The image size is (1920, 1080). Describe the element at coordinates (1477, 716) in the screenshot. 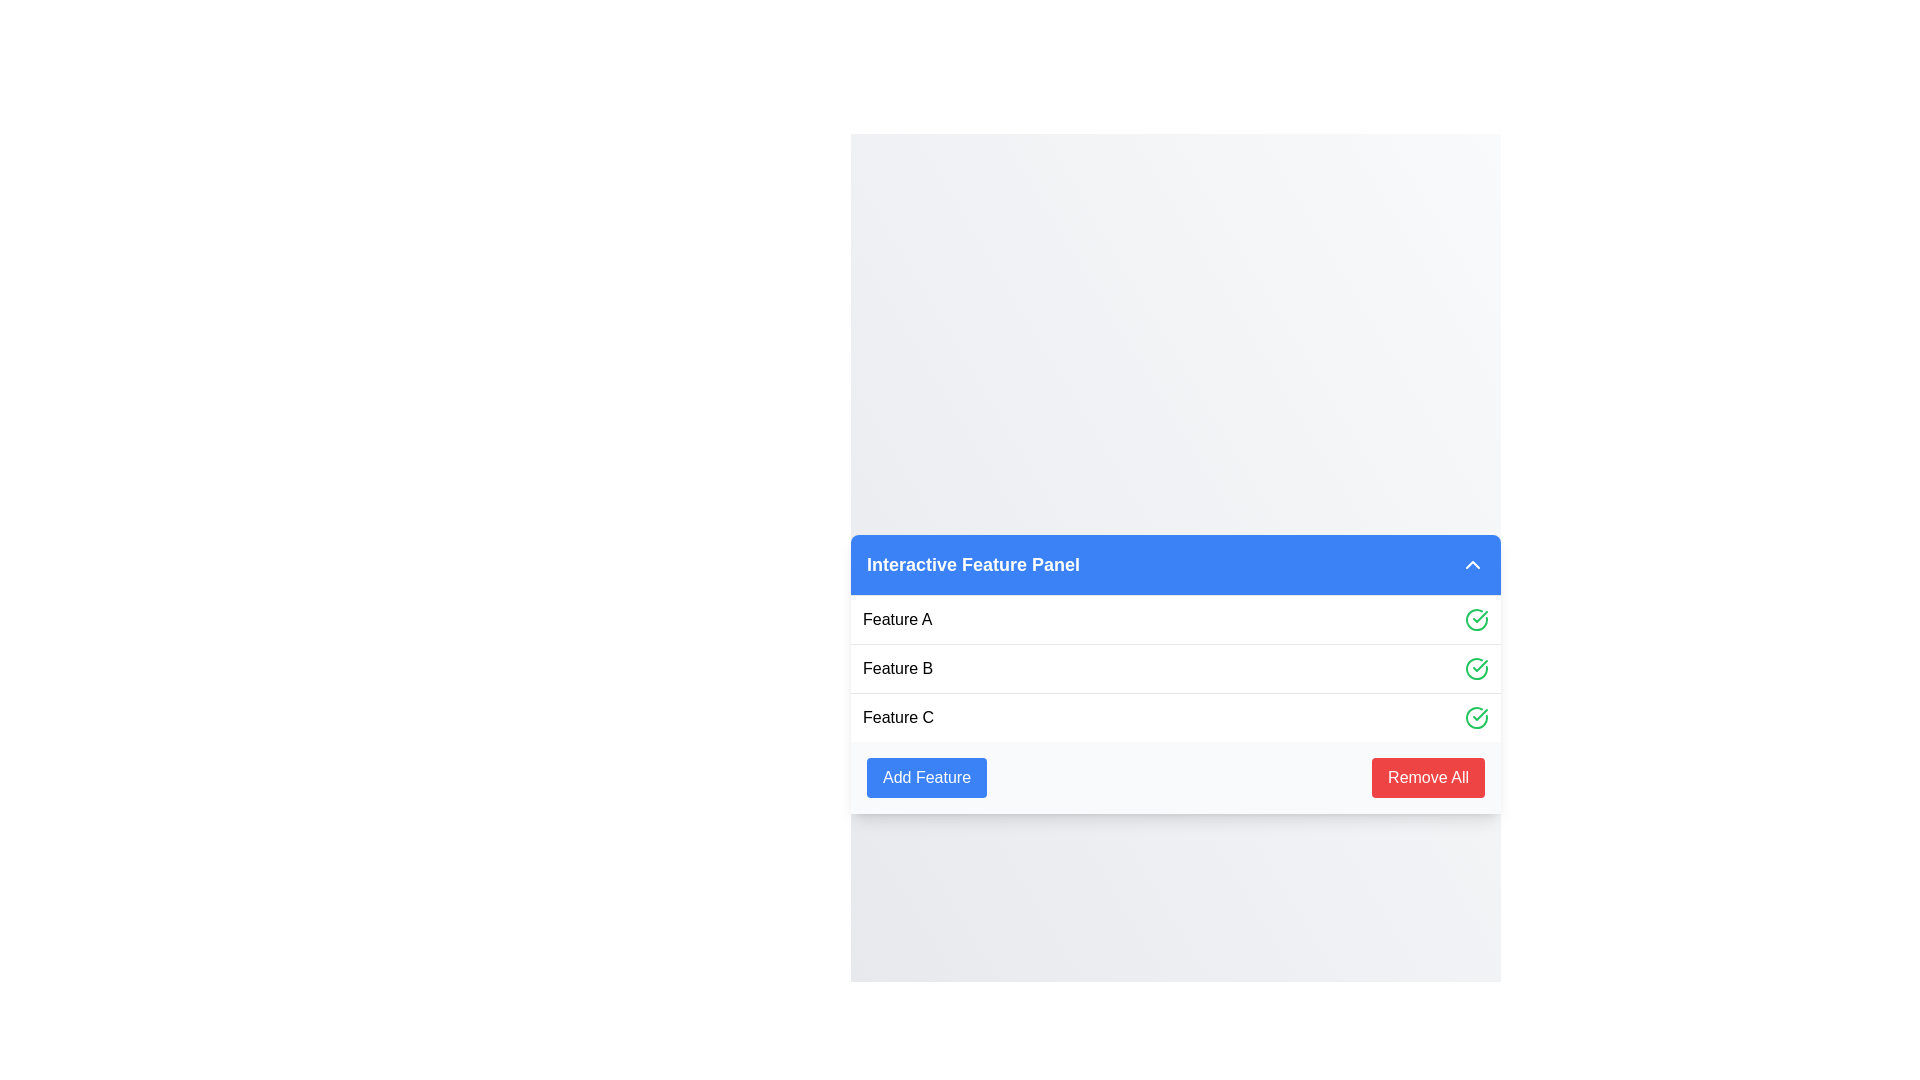

I see `the success icon with a circular outline and checkmark, located to the right of the 'Feature C' text within the 'Interactive Feature Panel'` at that location.